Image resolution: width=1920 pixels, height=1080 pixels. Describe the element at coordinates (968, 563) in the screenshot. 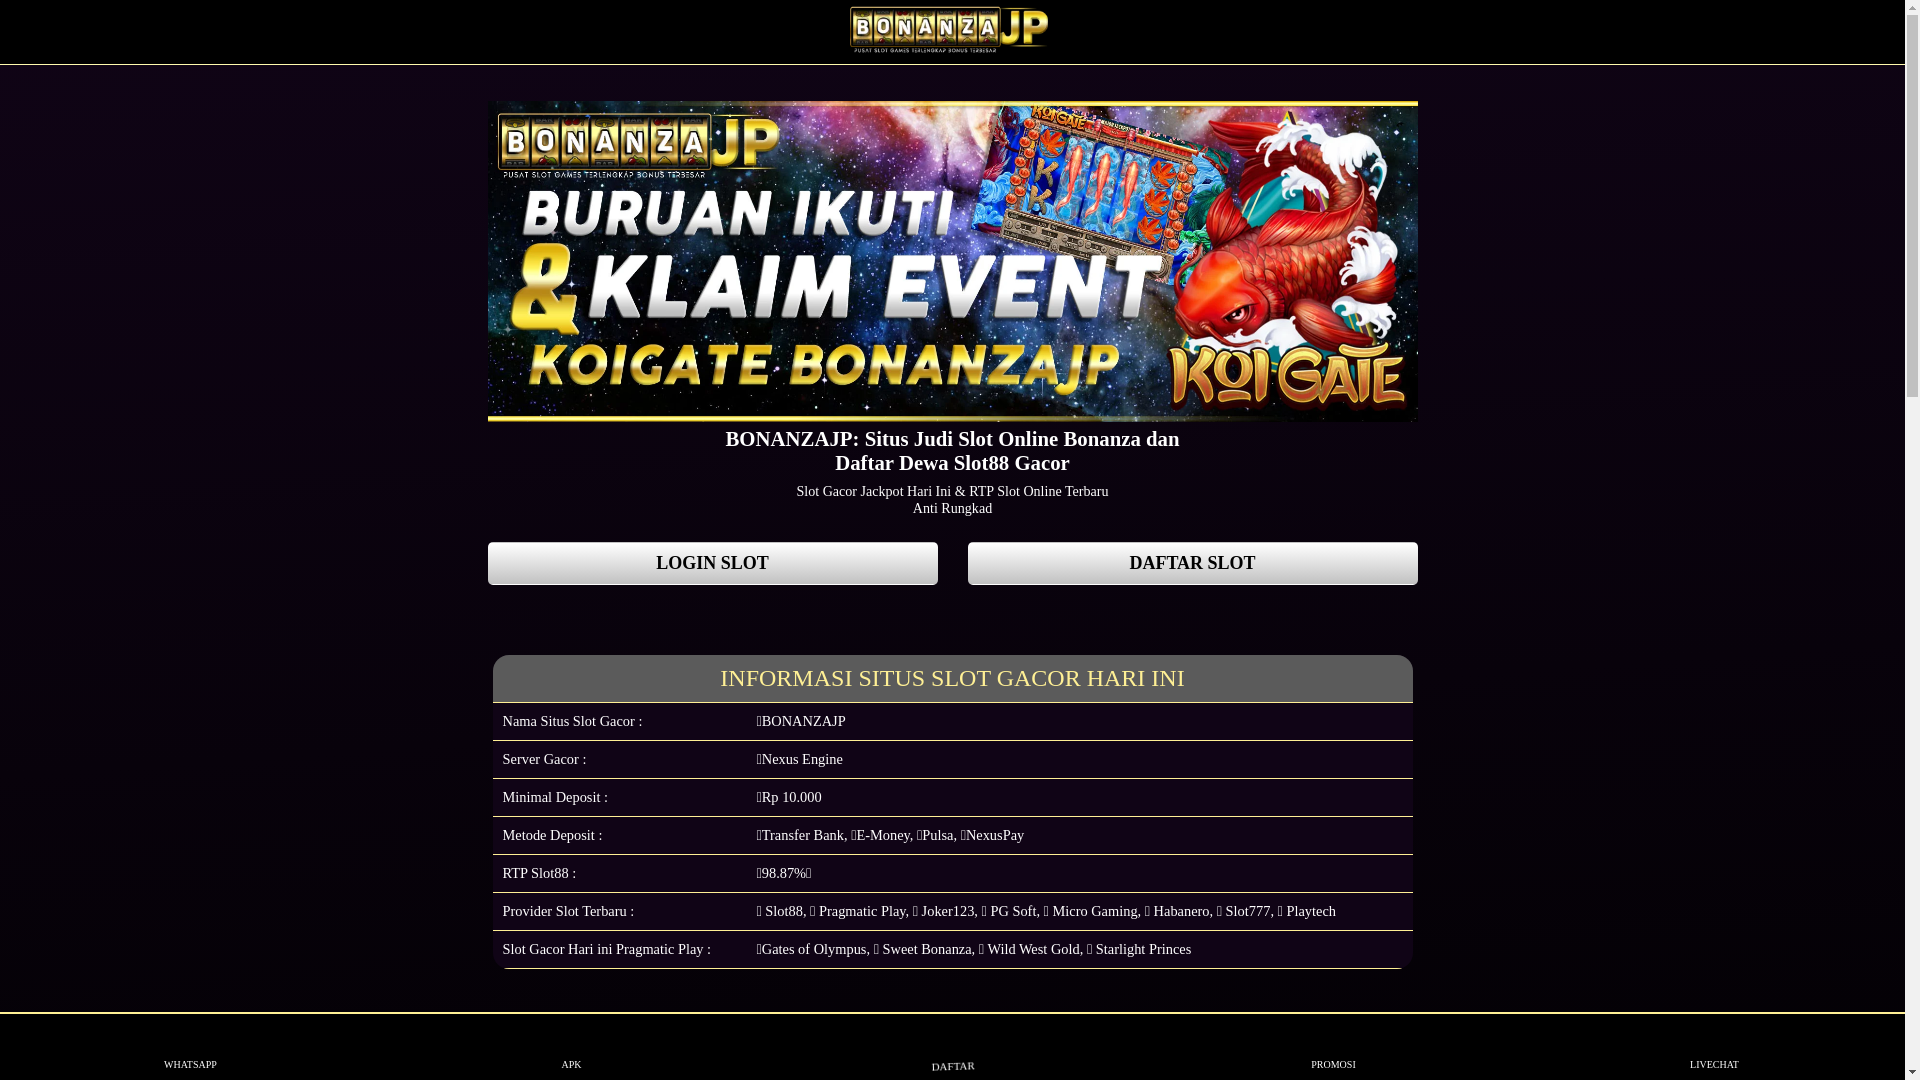

I see `'DAFTAR SLOT'` at that location.